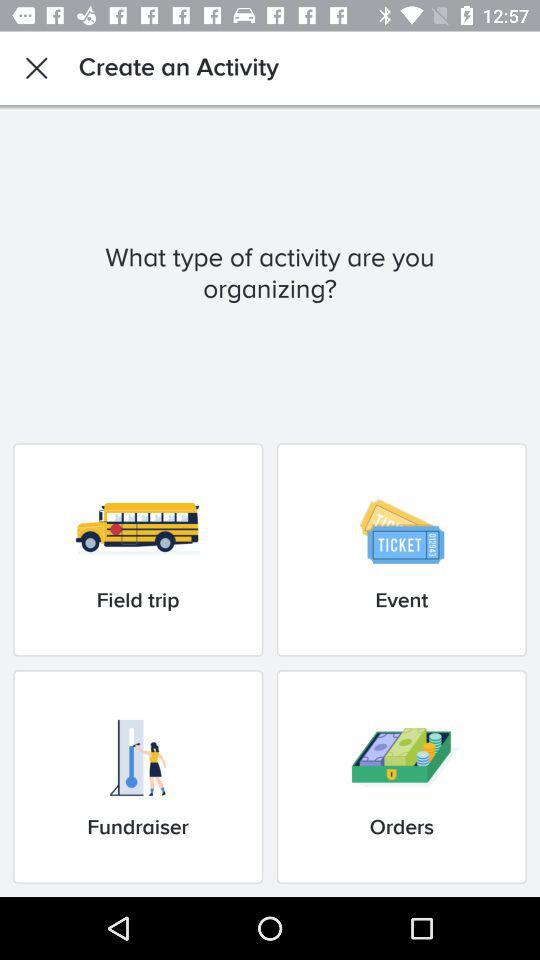  Describe the element at coordinates (137, 549) in the screenshot. I see `the item next to event` at that location.